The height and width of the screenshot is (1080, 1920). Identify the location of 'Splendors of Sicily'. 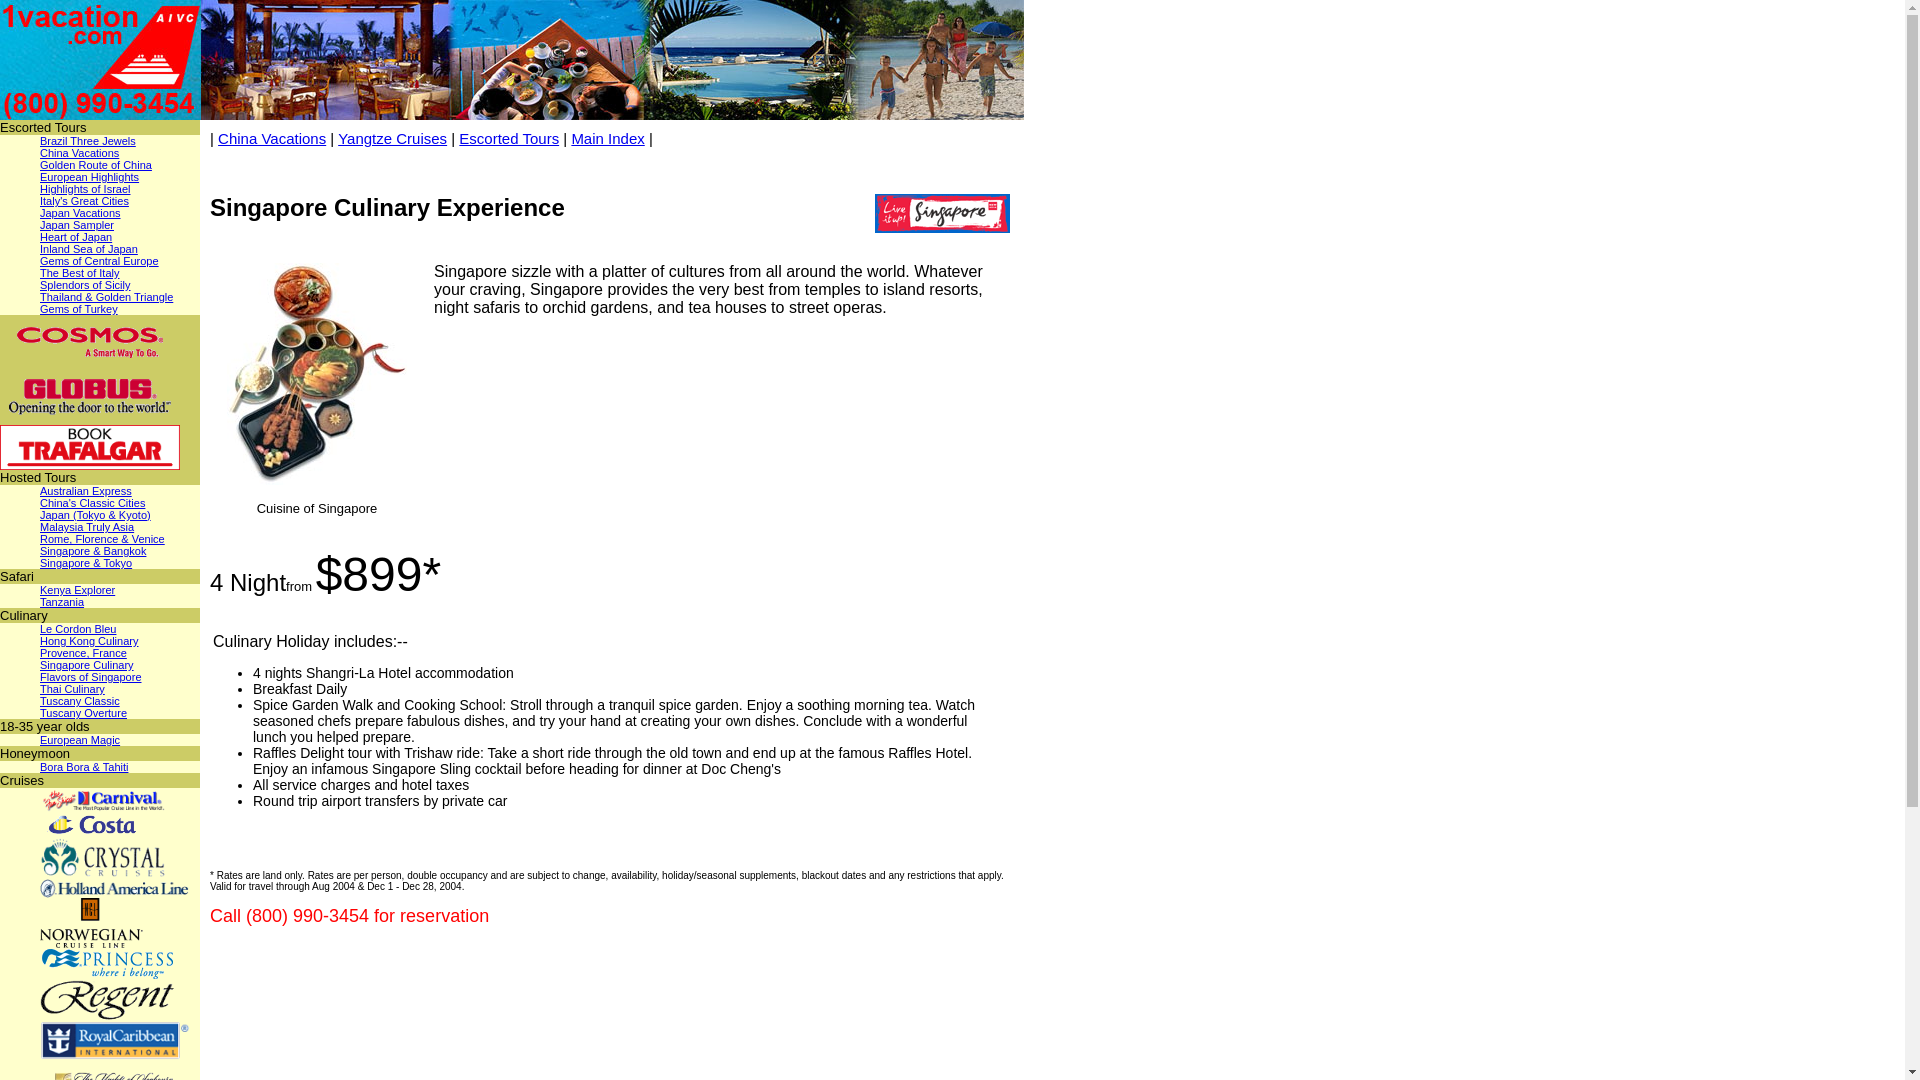
(39, 285).